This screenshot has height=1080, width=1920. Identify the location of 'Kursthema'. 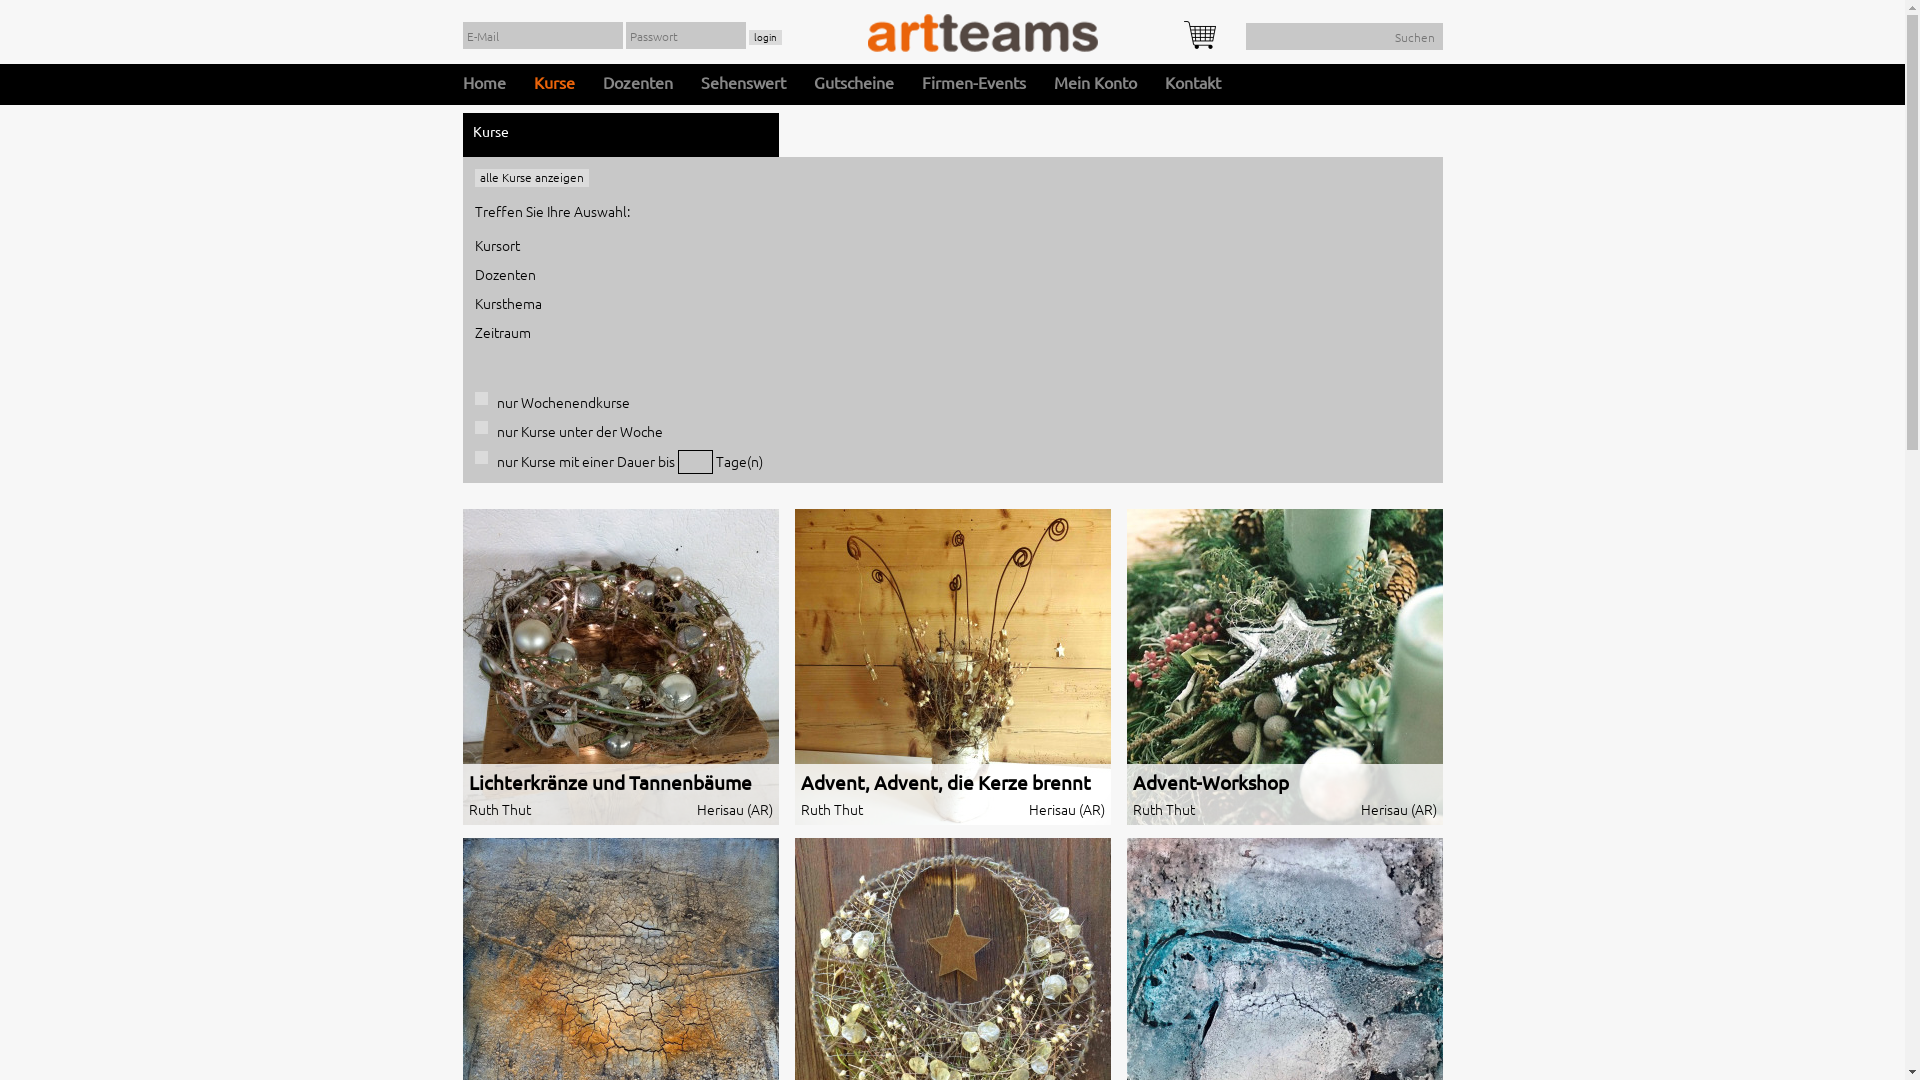
(507, 303).